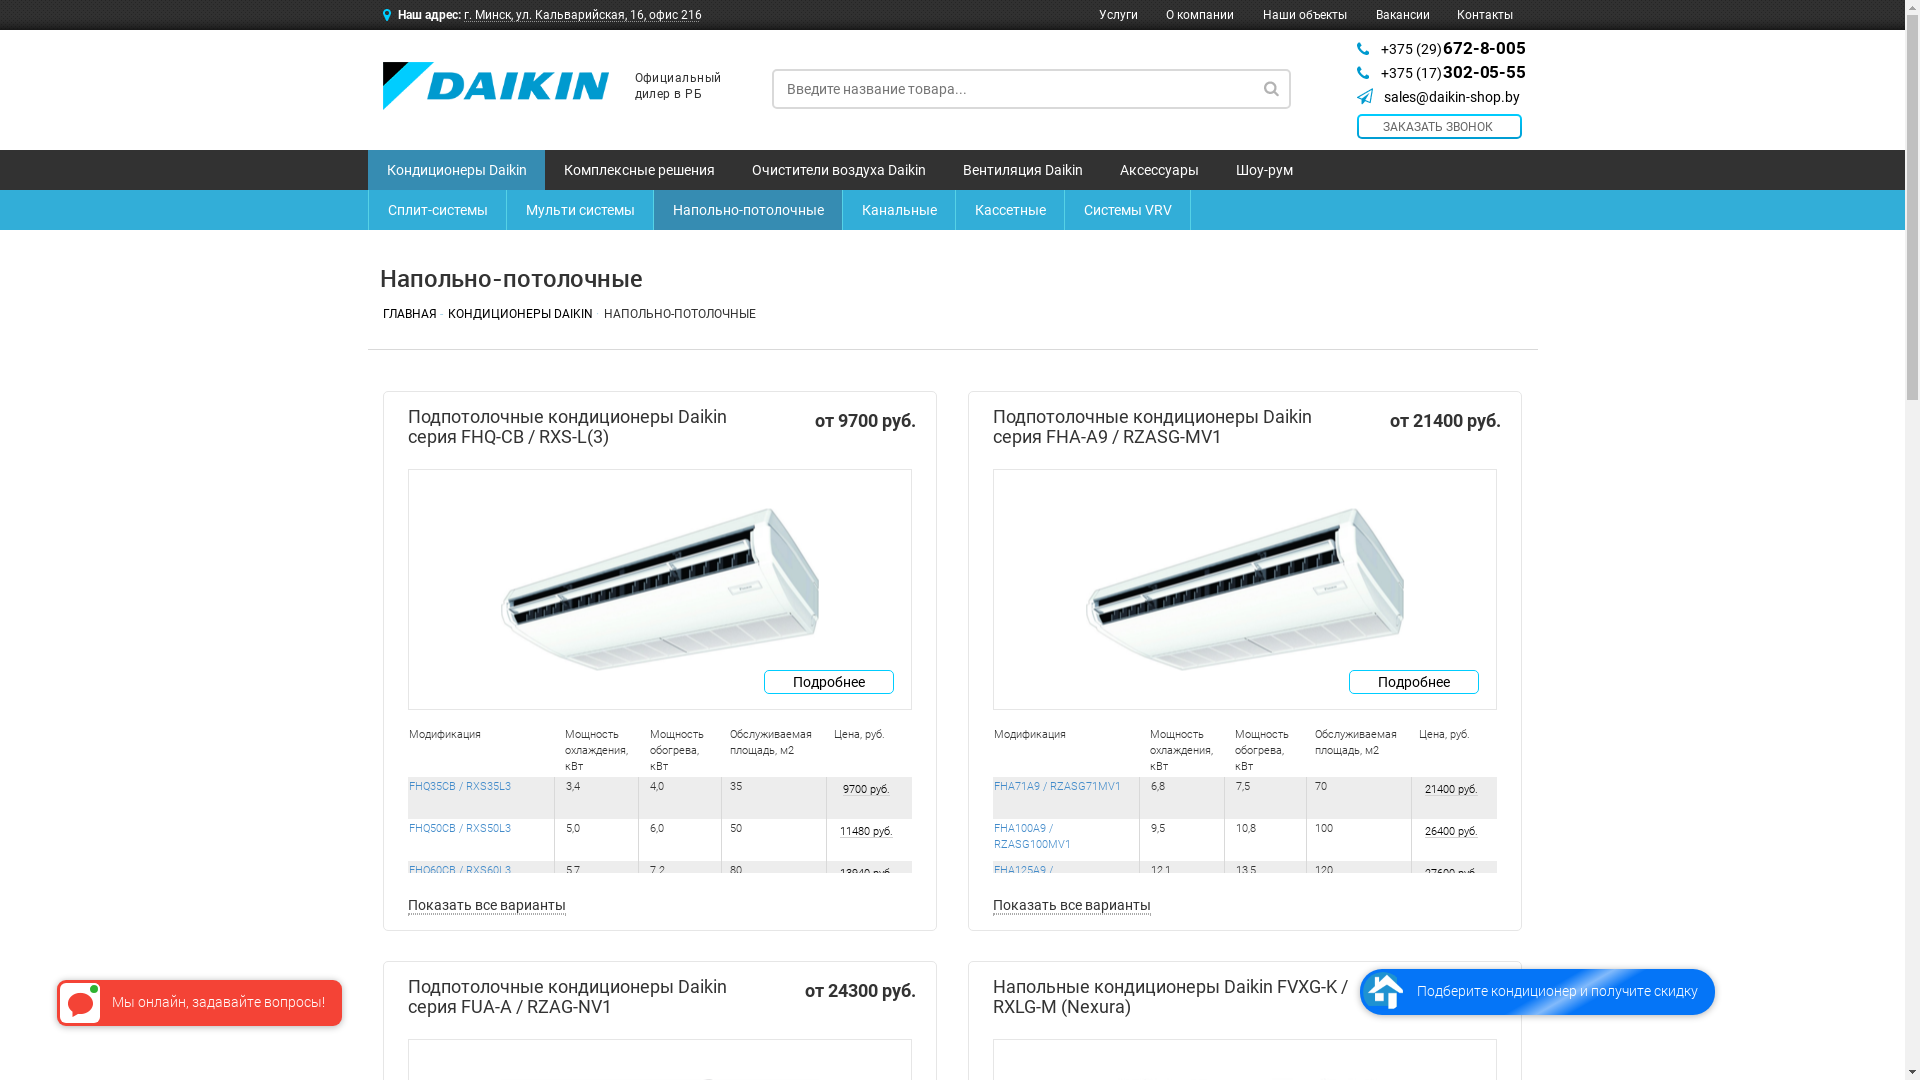  Describe the element at coordinates (1452, 48) in the screenshot. I see `'+375 (29) 672-8-005'` at that location.